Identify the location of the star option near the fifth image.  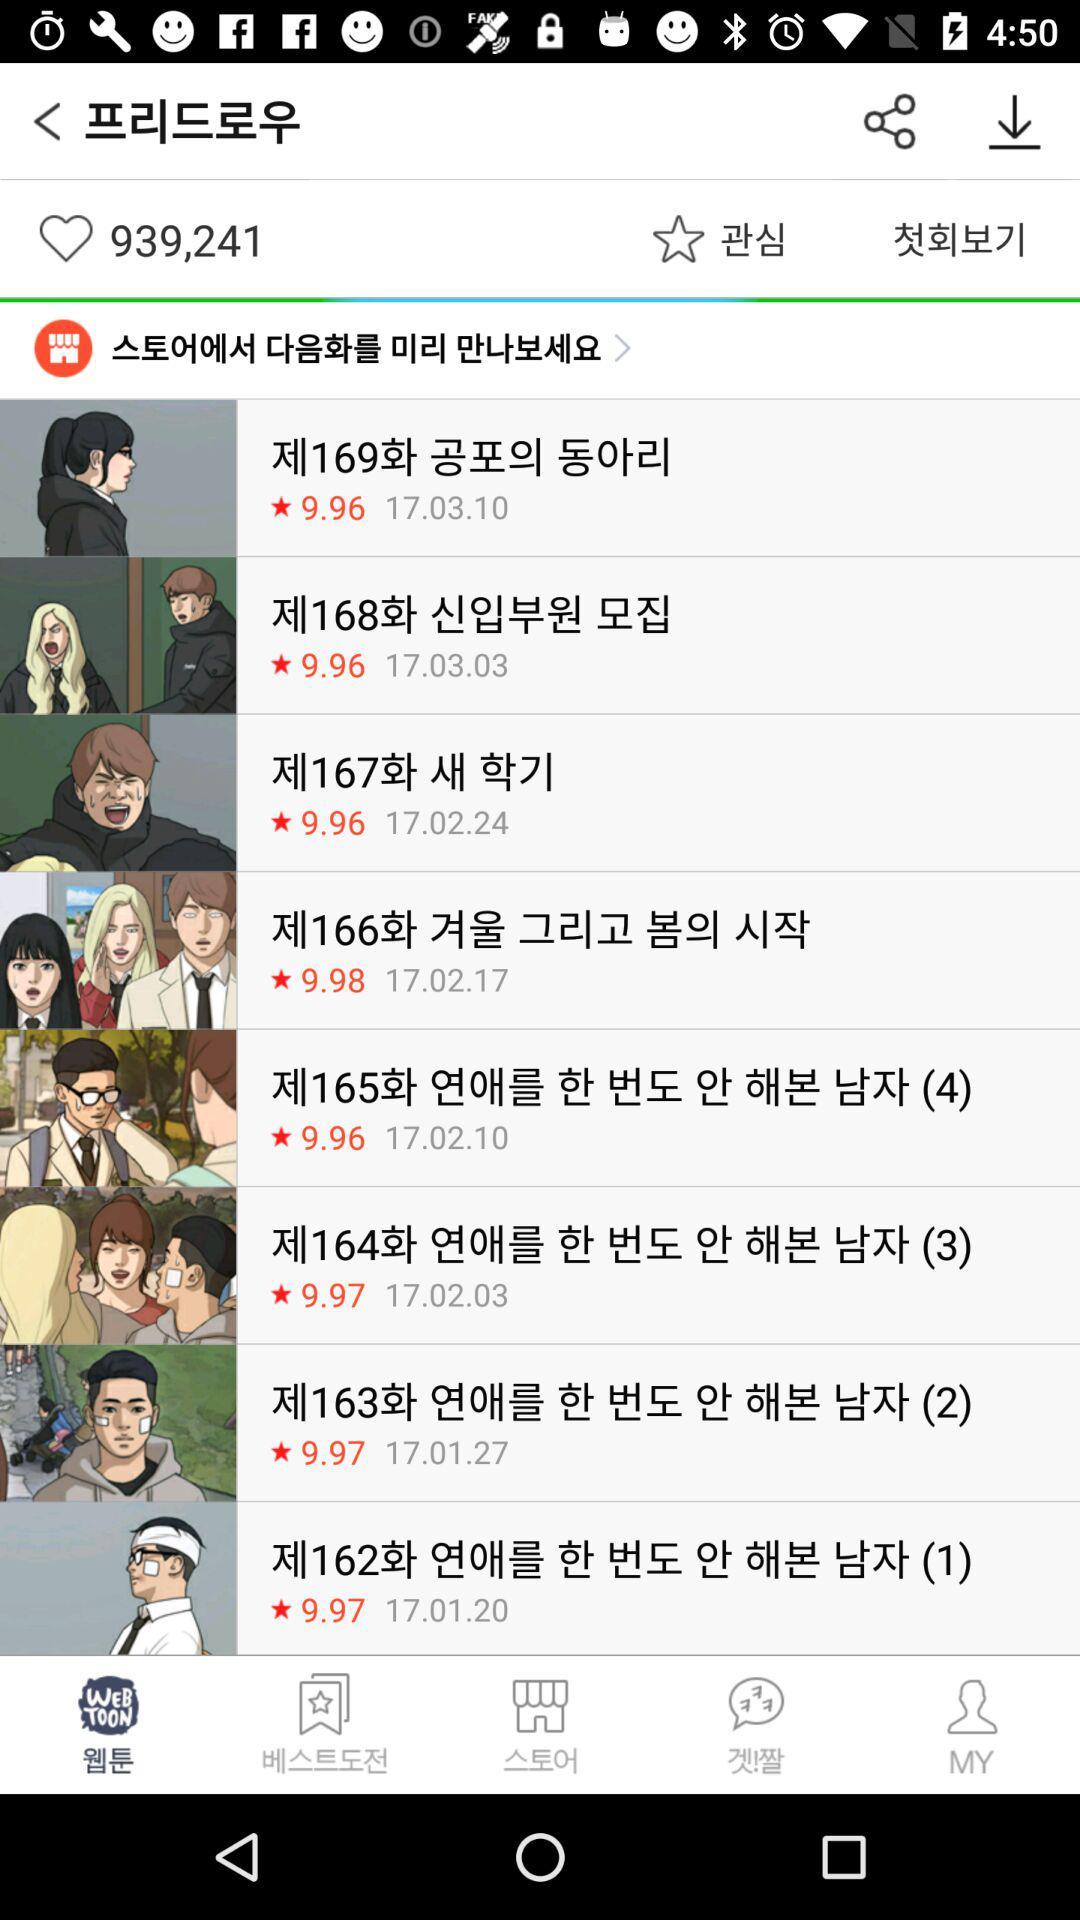
(281, 1136).